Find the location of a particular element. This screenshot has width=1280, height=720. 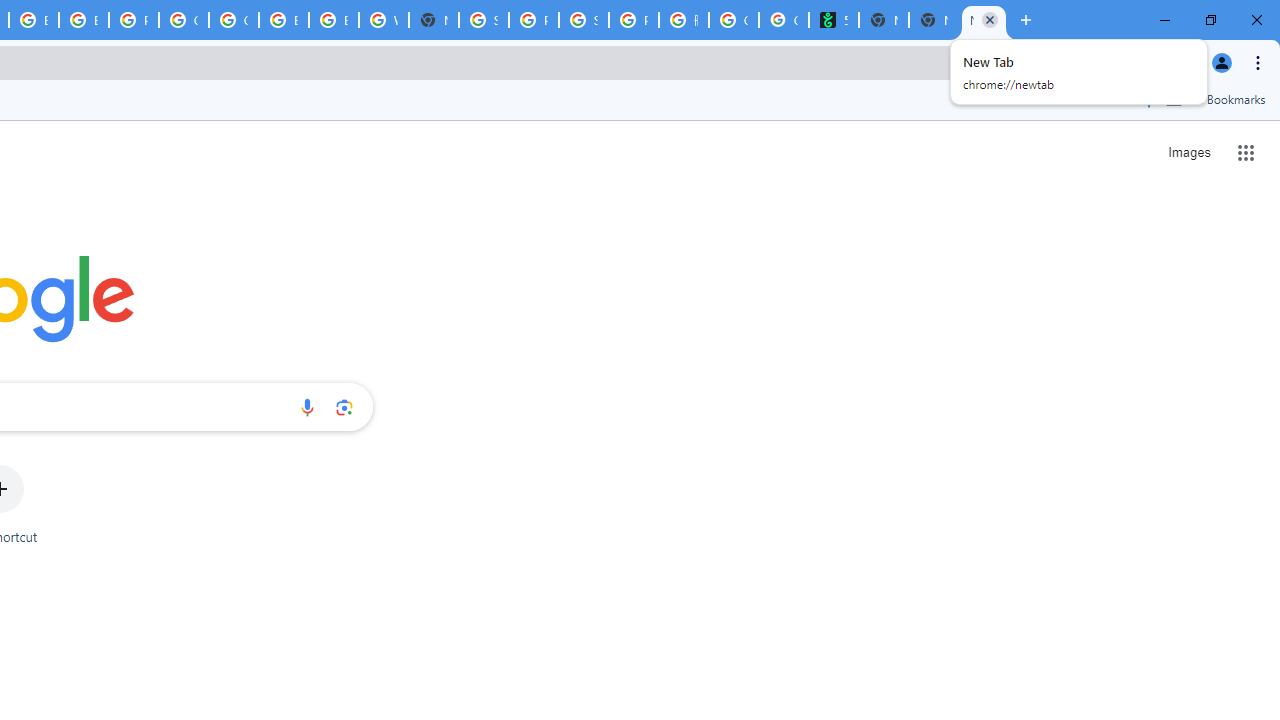

'Close' is located at coordinates (989, 19).